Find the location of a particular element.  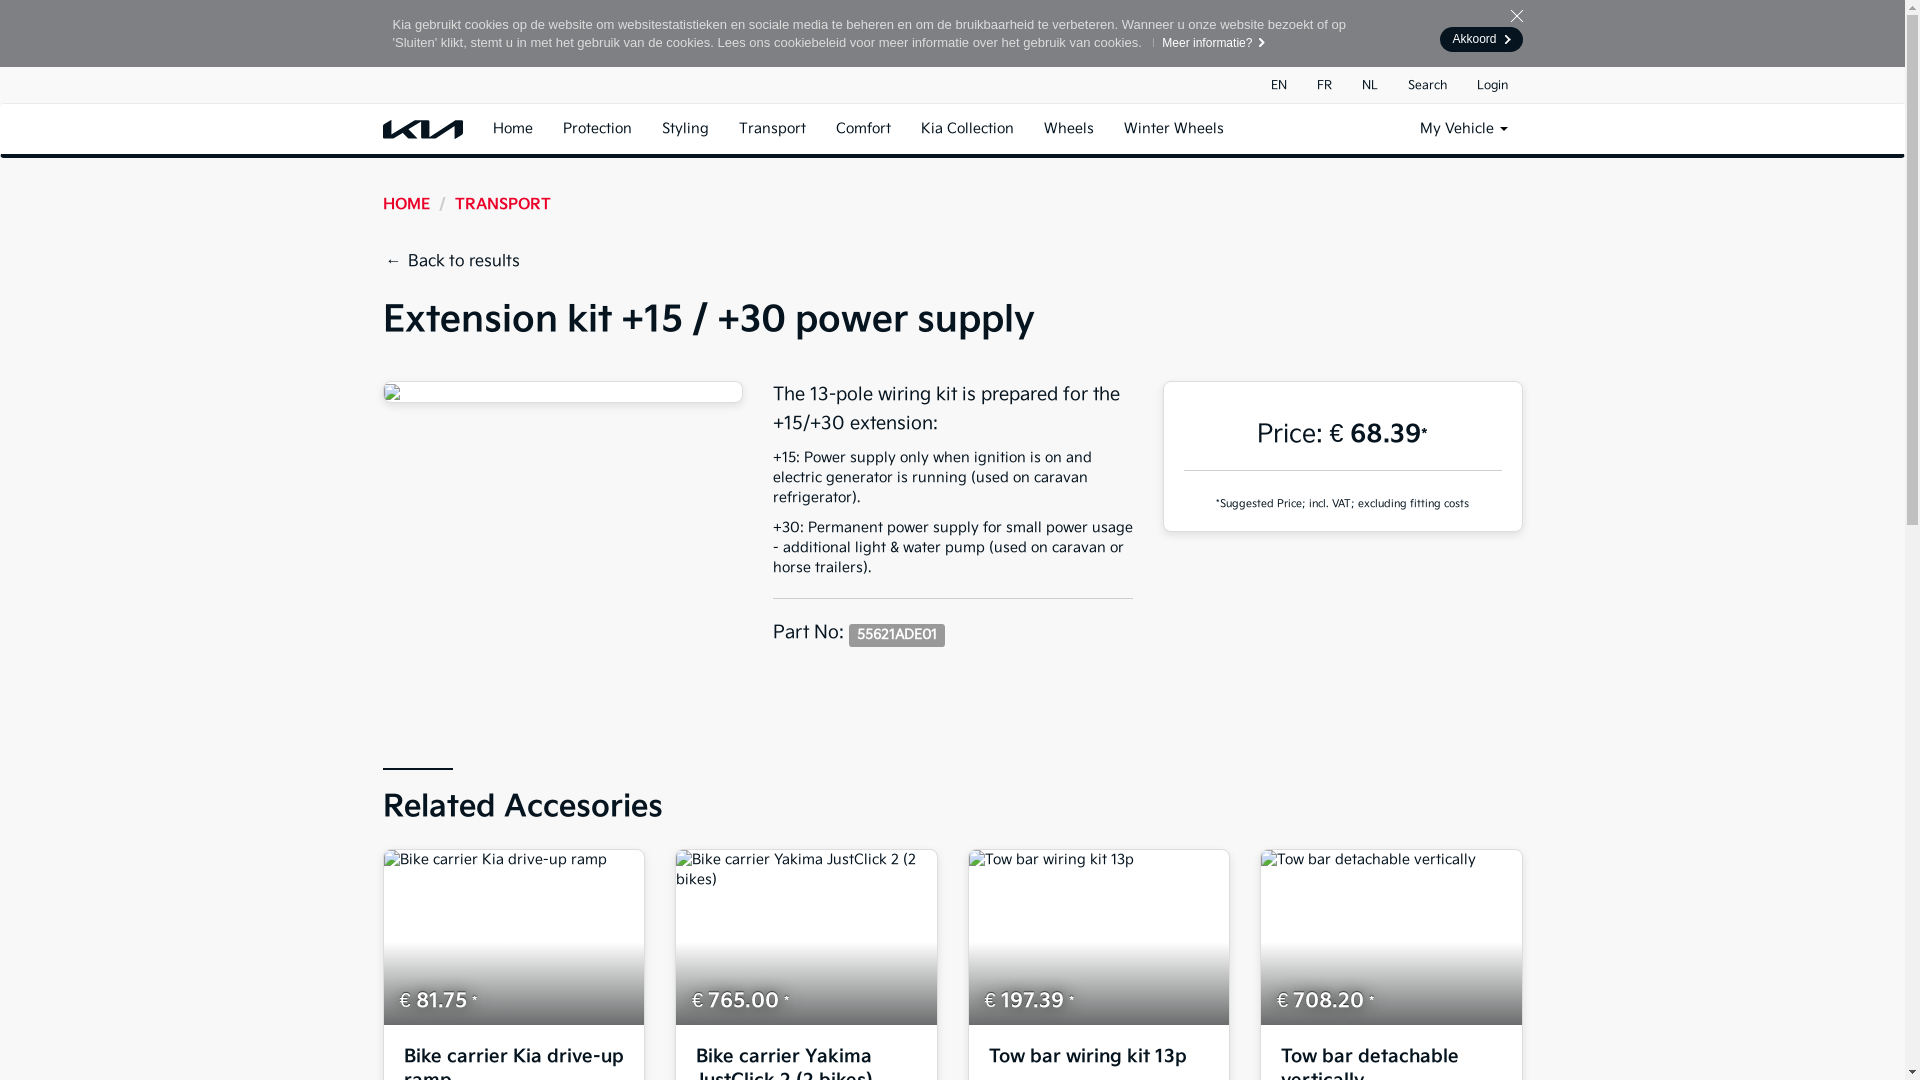

'Akkoord' is located at coordinates (1481, 39).